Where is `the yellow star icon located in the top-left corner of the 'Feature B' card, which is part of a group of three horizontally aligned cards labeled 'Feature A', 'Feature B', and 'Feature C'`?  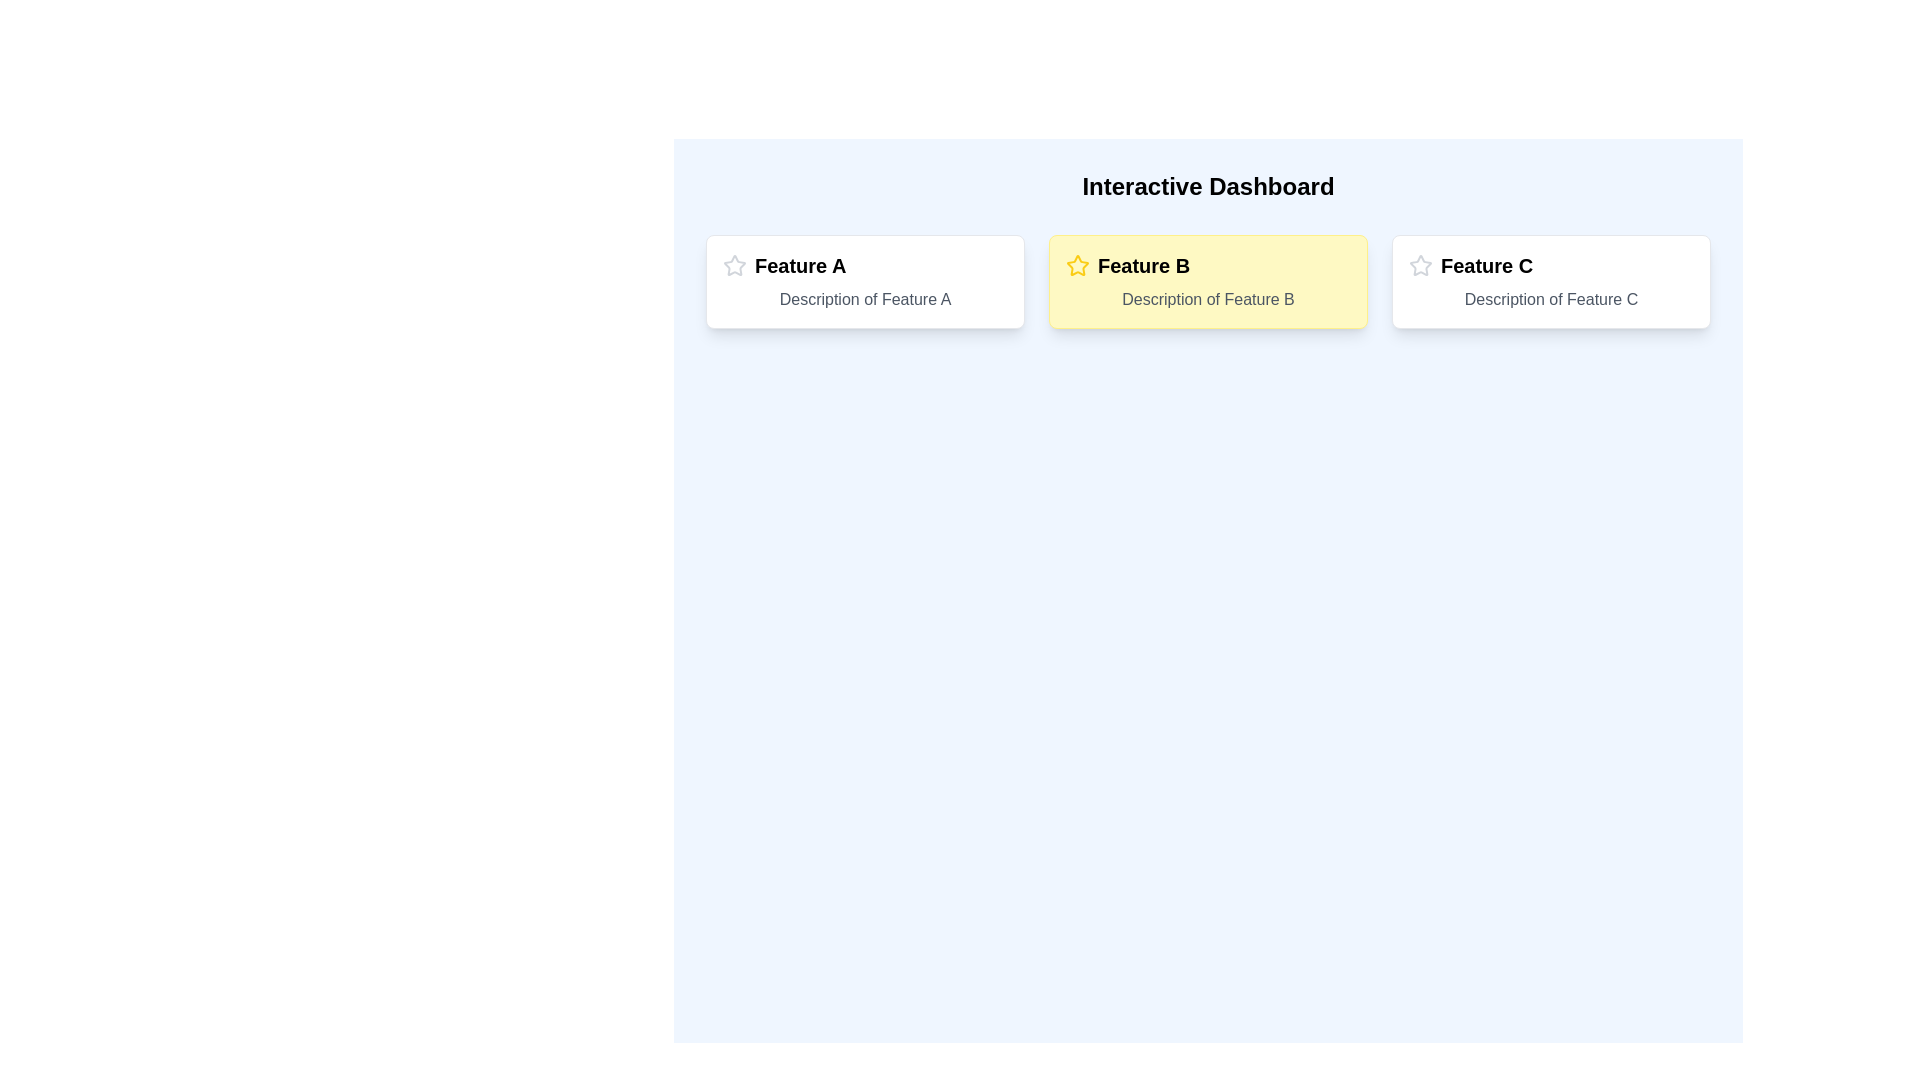 the yellow star icon located in the top-left corner of the 'Feature B' card, which is part of a group of three horizontally aligned cards labeled 'Feature A', 'Feature B', and 'Feature C' is located at coordinates (1077, 264).